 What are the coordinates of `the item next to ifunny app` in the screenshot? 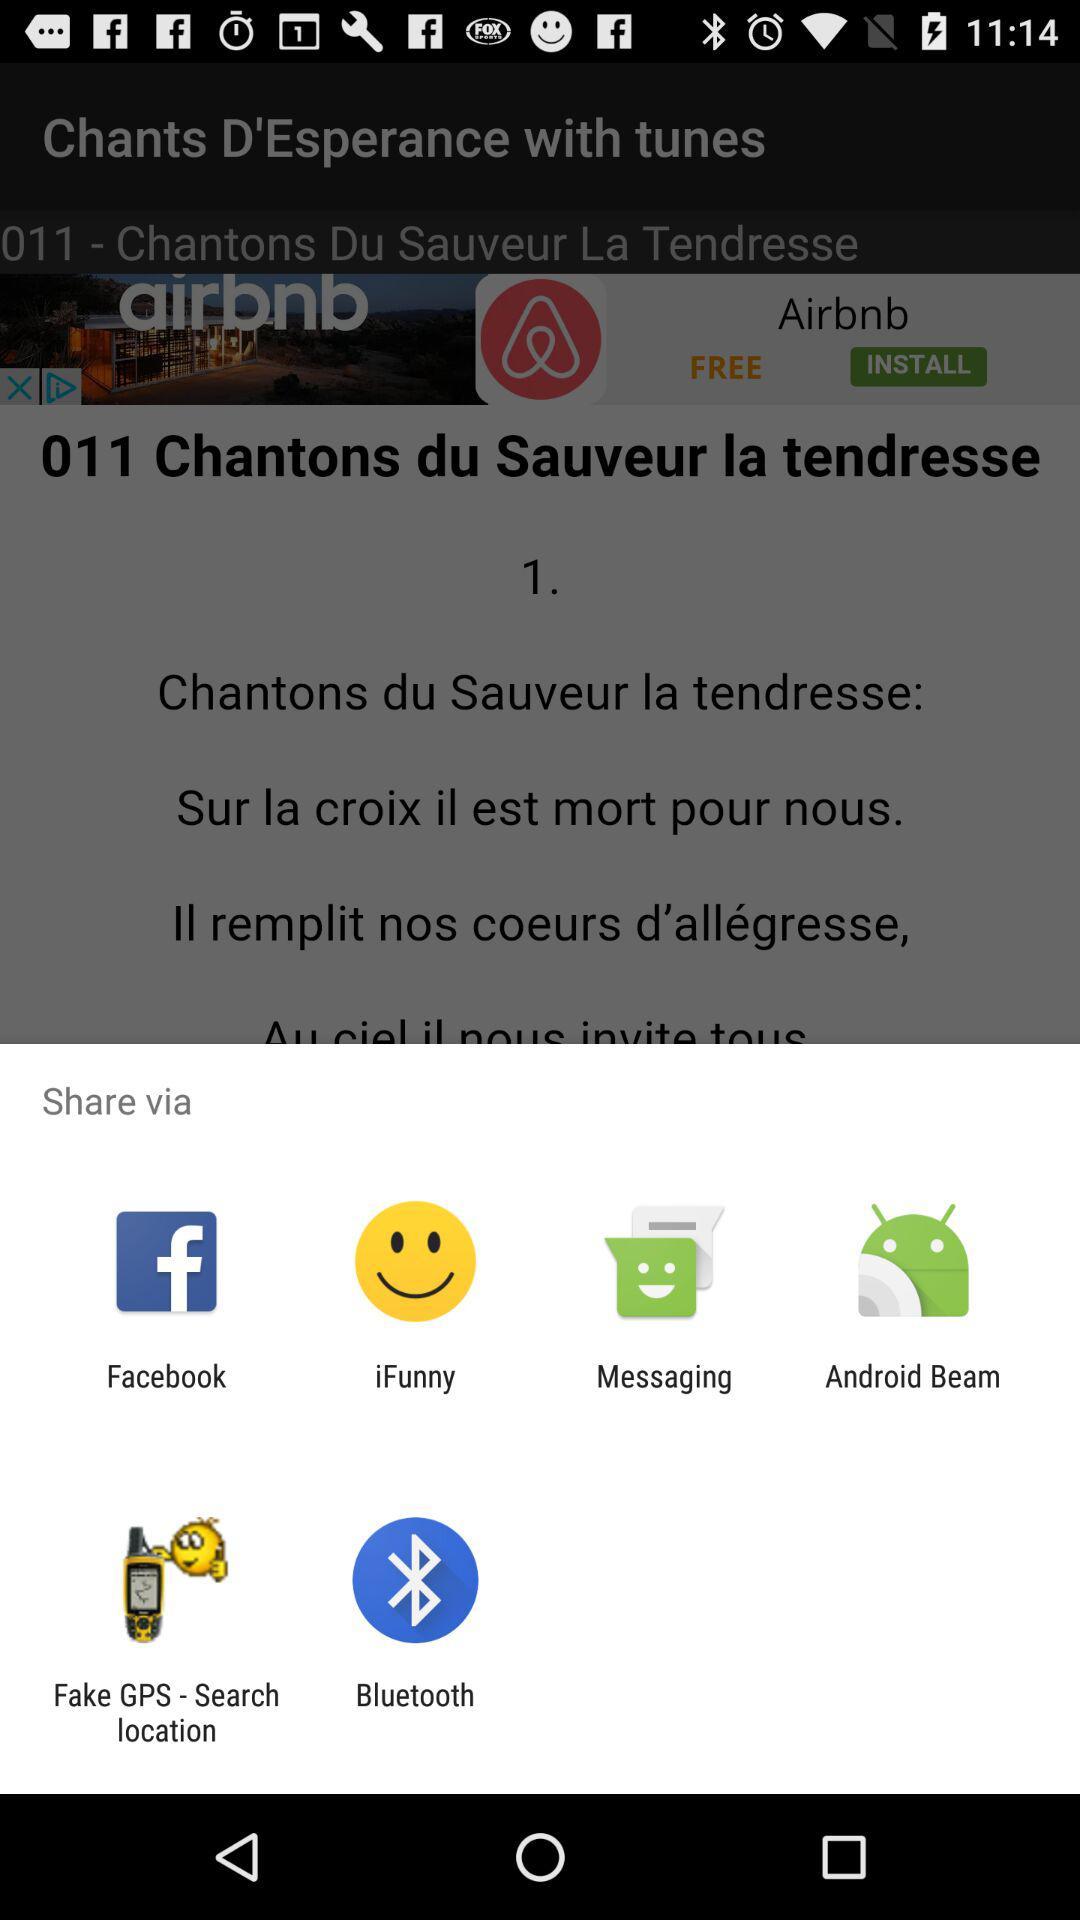 It's located at (664, 1392).